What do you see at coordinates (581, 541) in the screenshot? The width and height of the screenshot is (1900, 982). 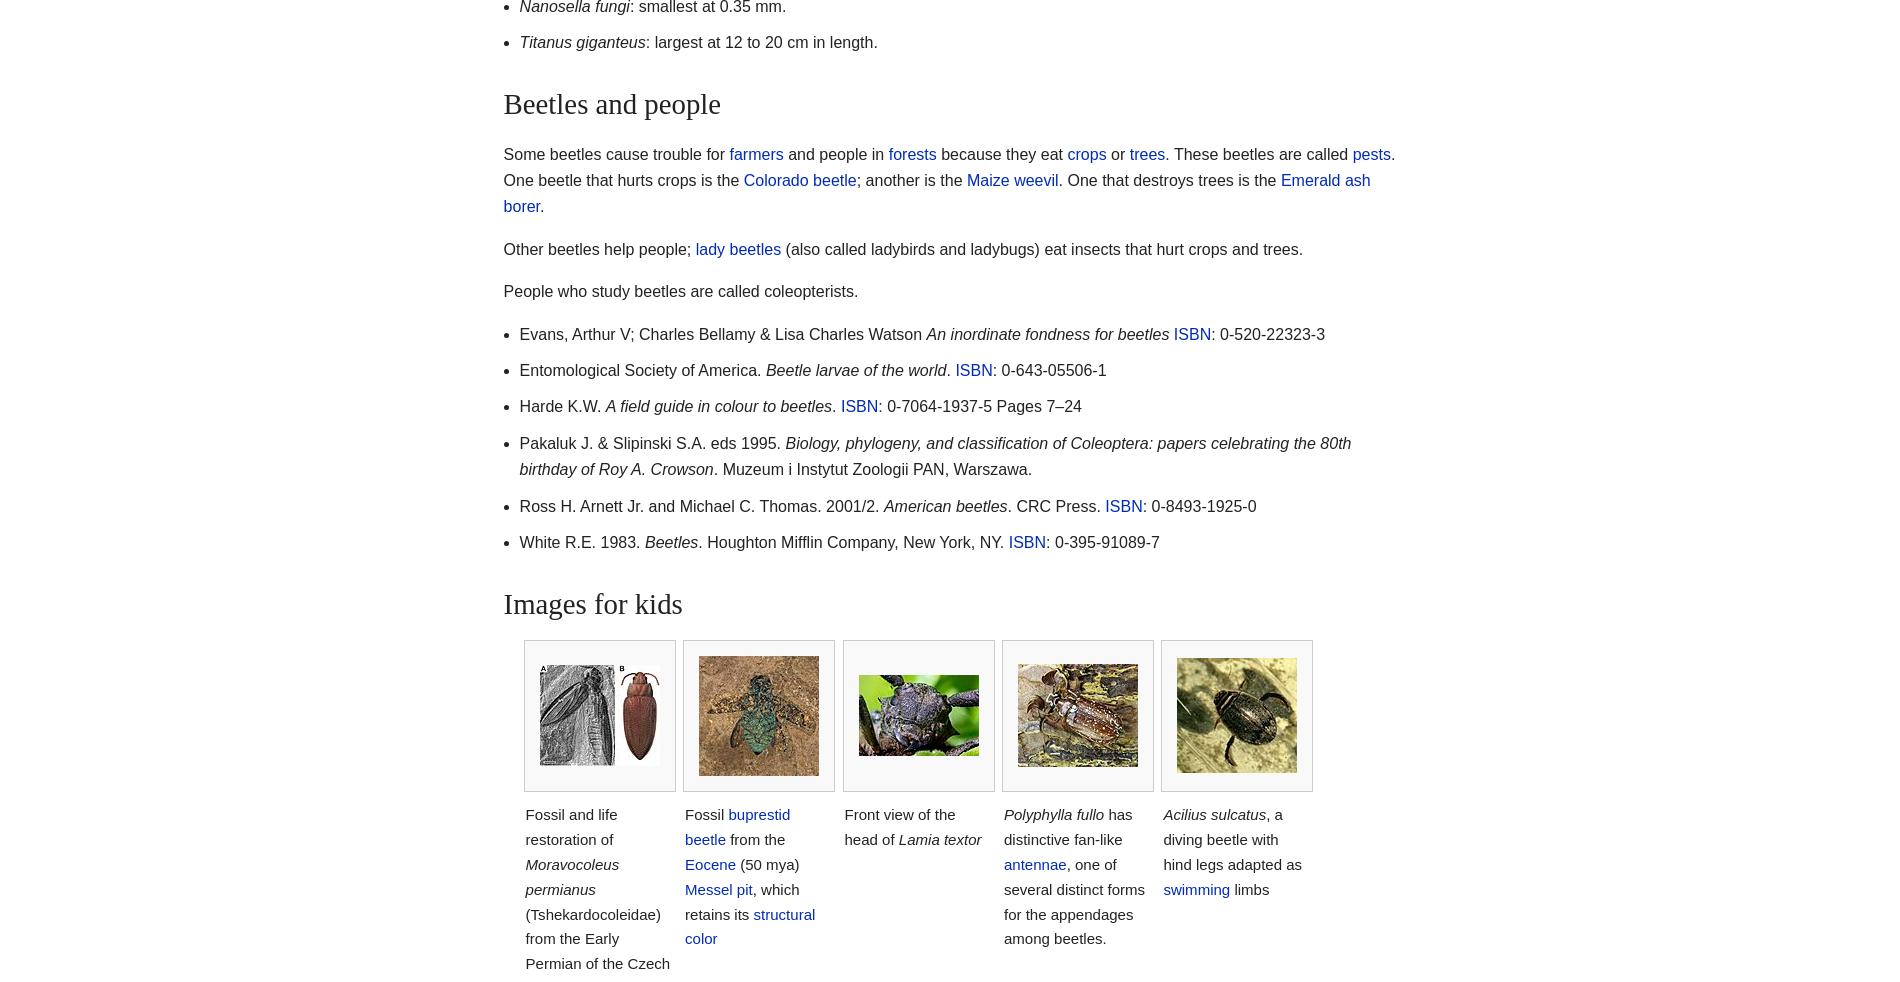 I see `'White R.E. 1983.'` at bounding box center [581, 541].